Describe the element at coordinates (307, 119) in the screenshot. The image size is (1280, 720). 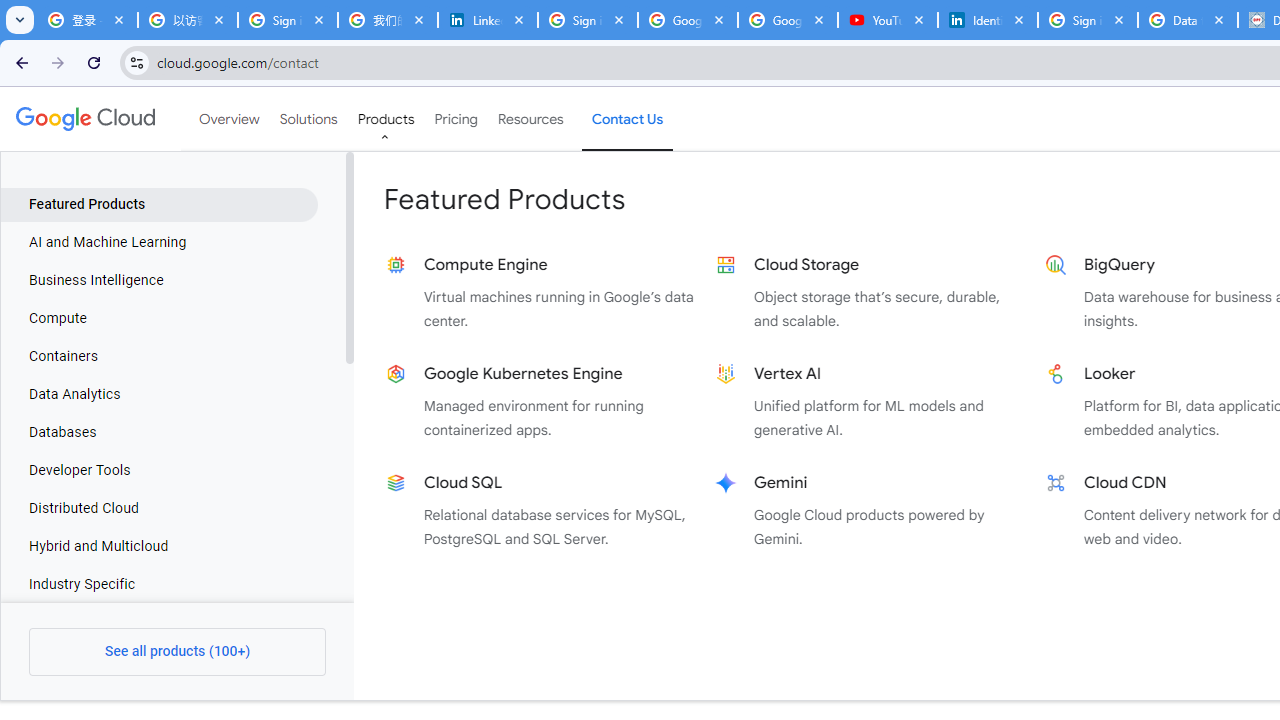
I see `'Solutions'` at that location.